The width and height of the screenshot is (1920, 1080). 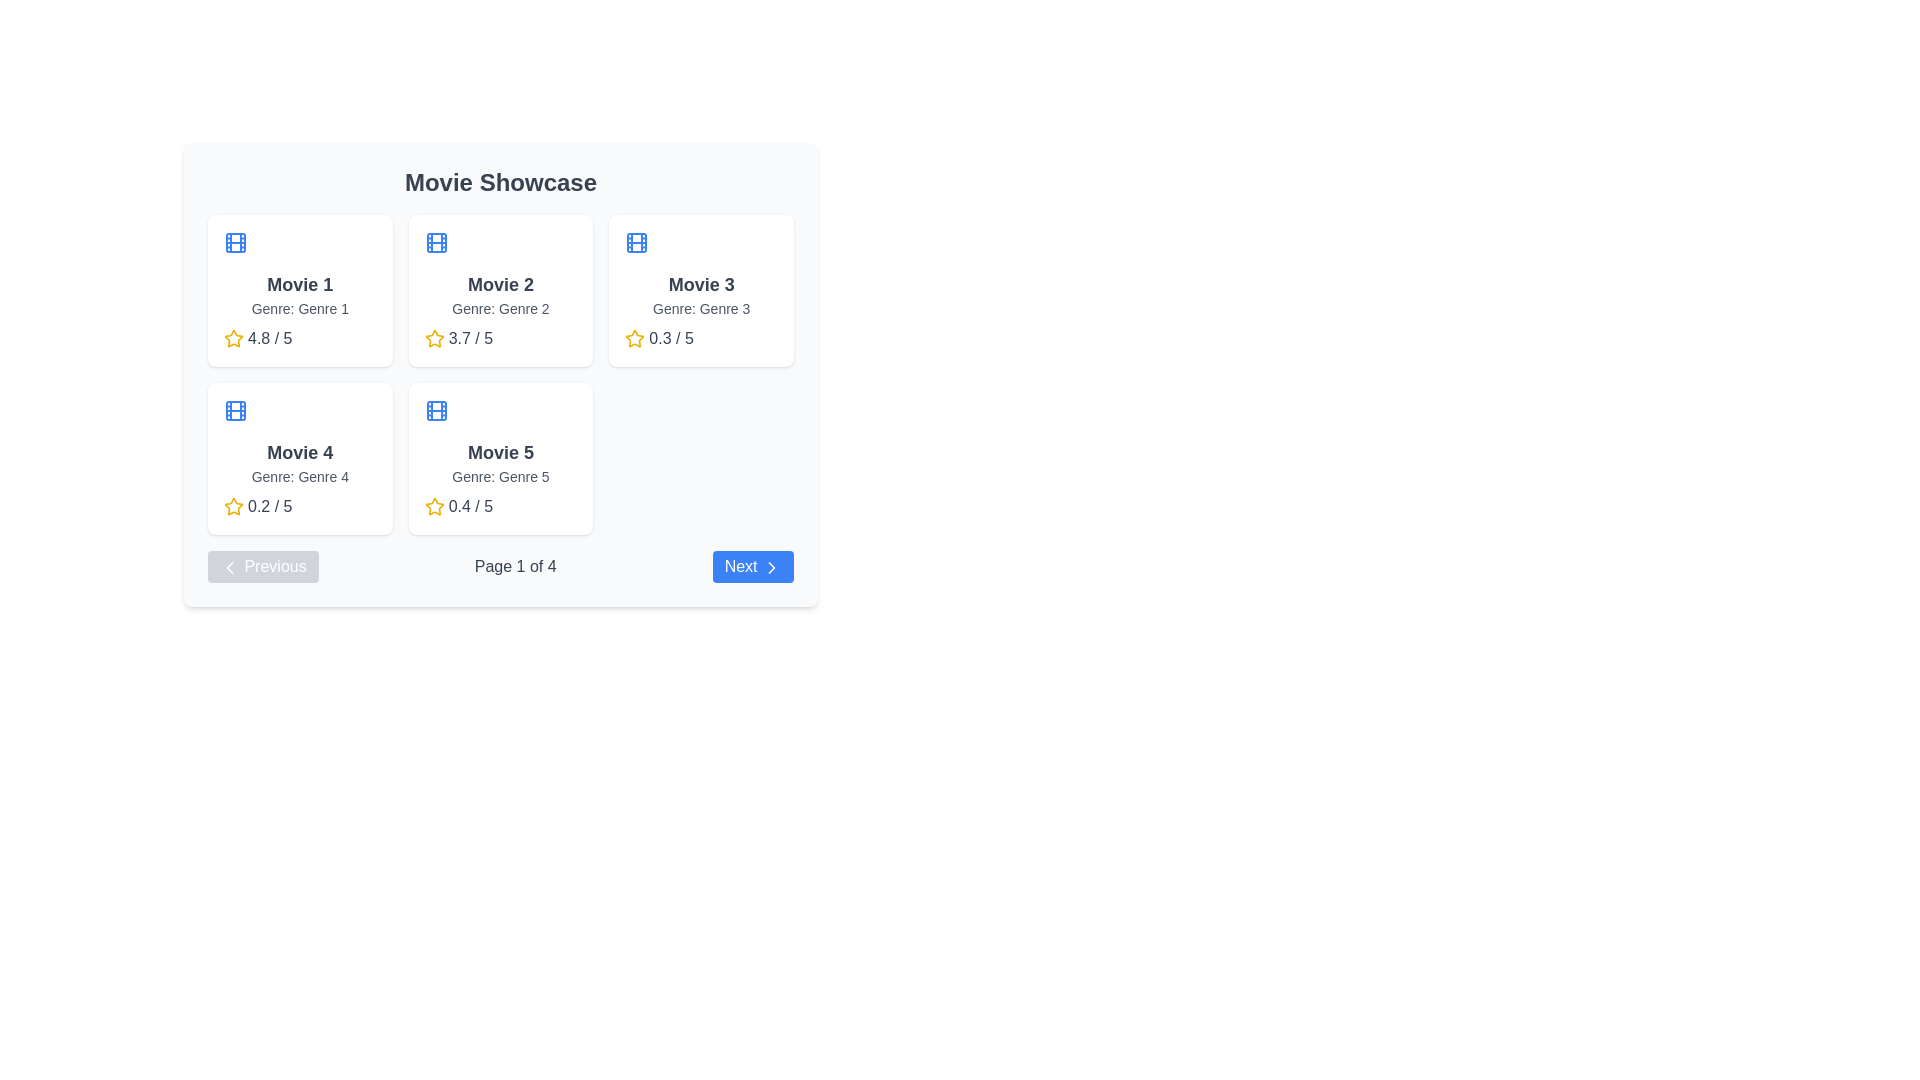 What do you see at coordinates (500, 459) in the screenshot?
I see `the movie card displaying 'Movie 5', which is a white rectangular card with a blue movie reel icon, bold text 'Movie 5', genre description 'Genre: Genre 5', and a rating '0.4 / 5' with a yellow star icon at the bottom right` at bounding box center [500, 459].